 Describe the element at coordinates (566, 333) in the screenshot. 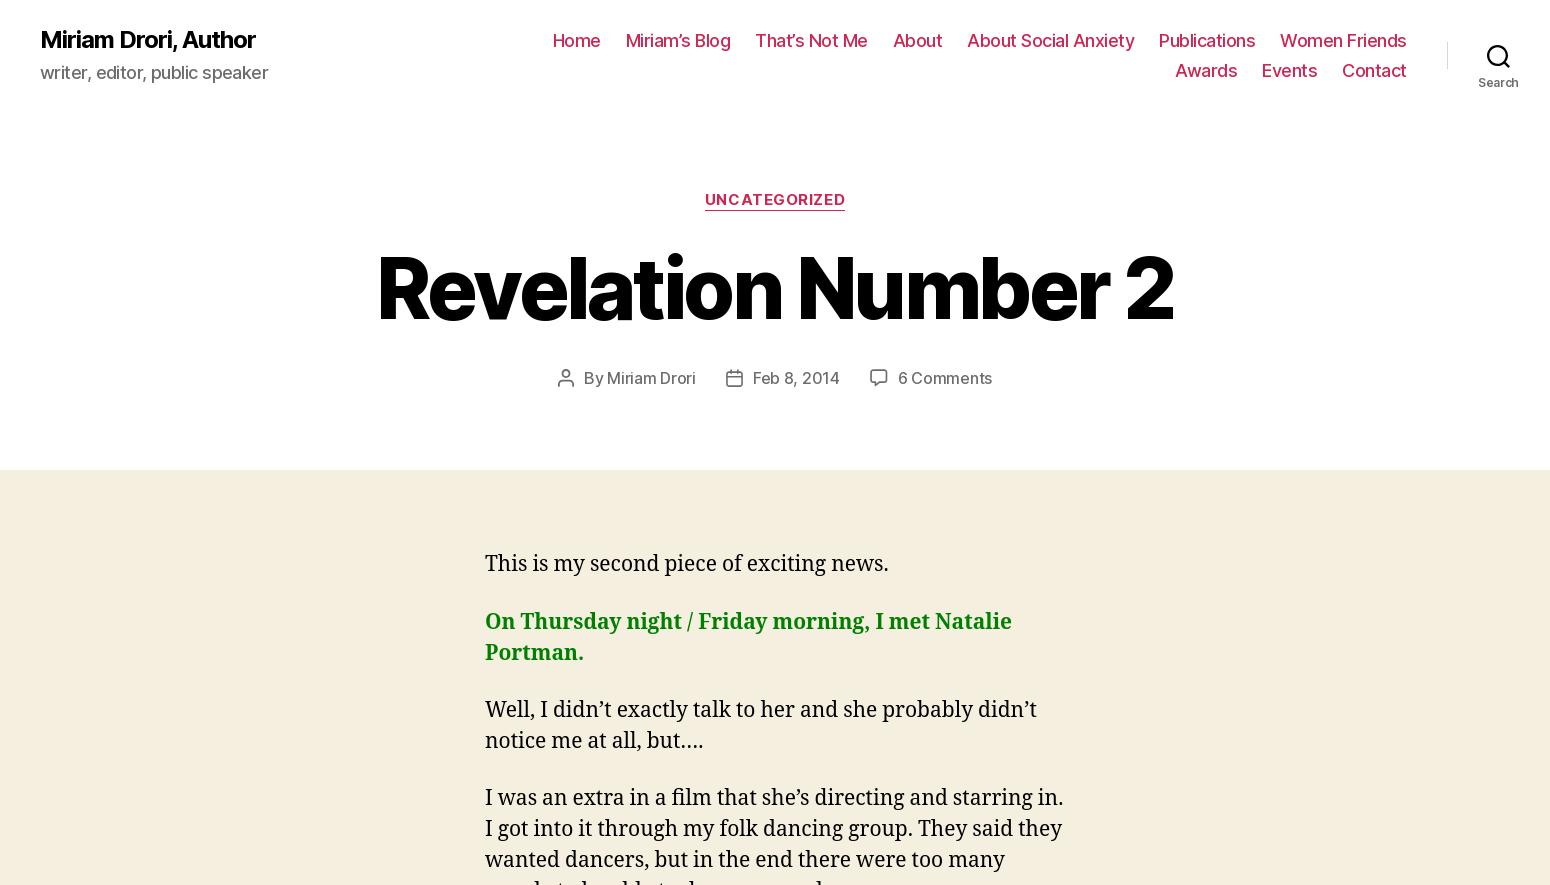

I see `'catdownunder'` at that location.